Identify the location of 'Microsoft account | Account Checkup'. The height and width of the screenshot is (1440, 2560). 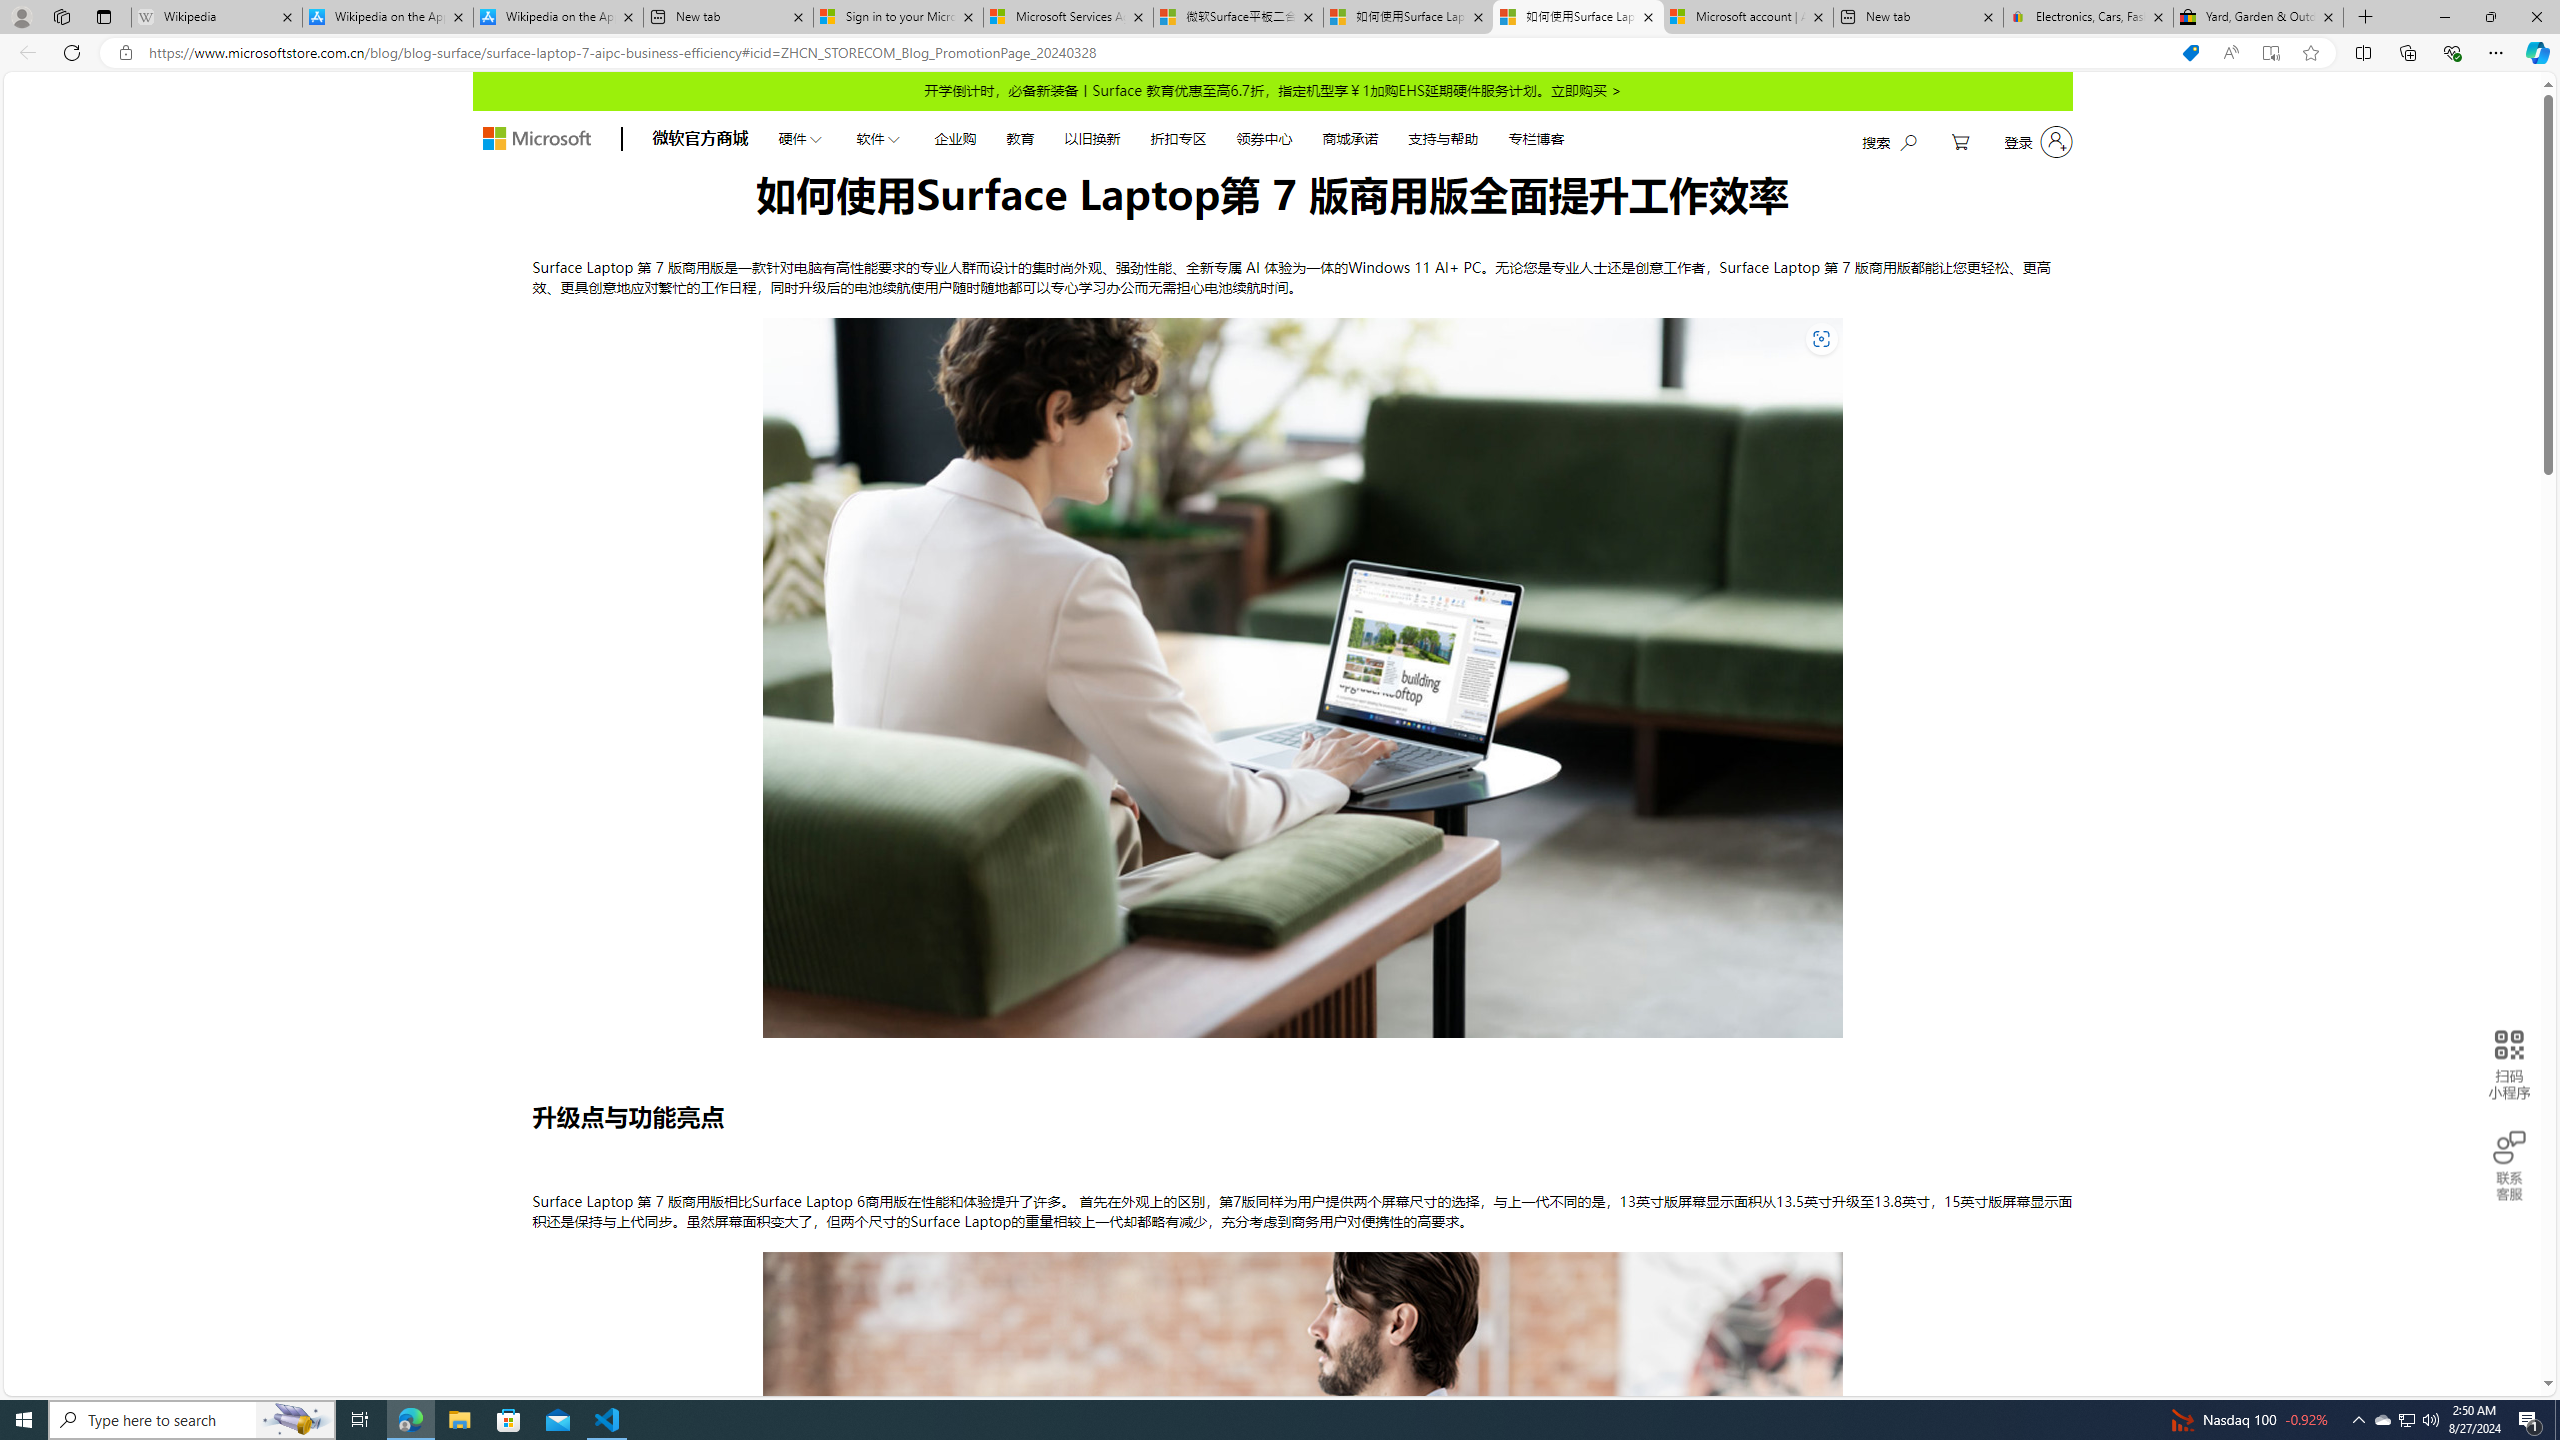
(1748, 16).